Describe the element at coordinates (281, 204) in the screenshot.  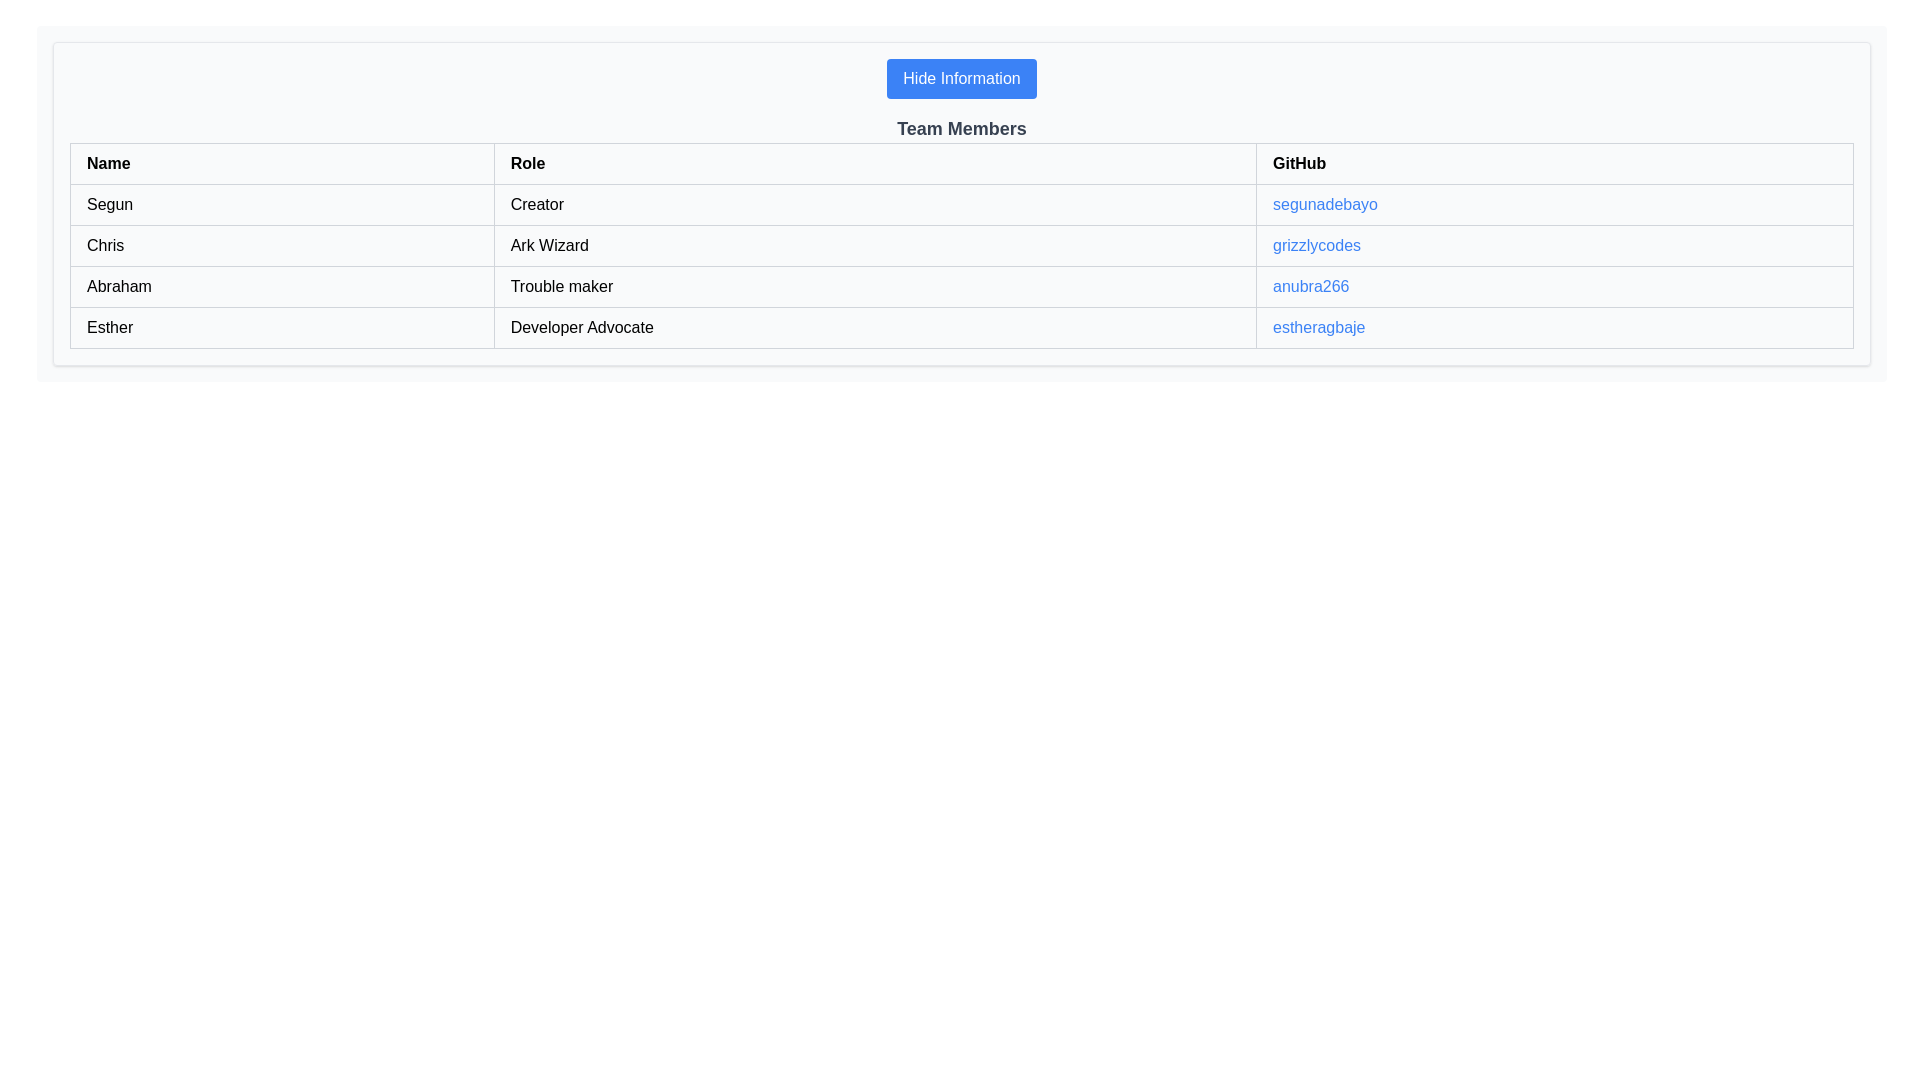
I see `the table cell displaying the name 'Segun' in the 'Name' column of the table` at that location.